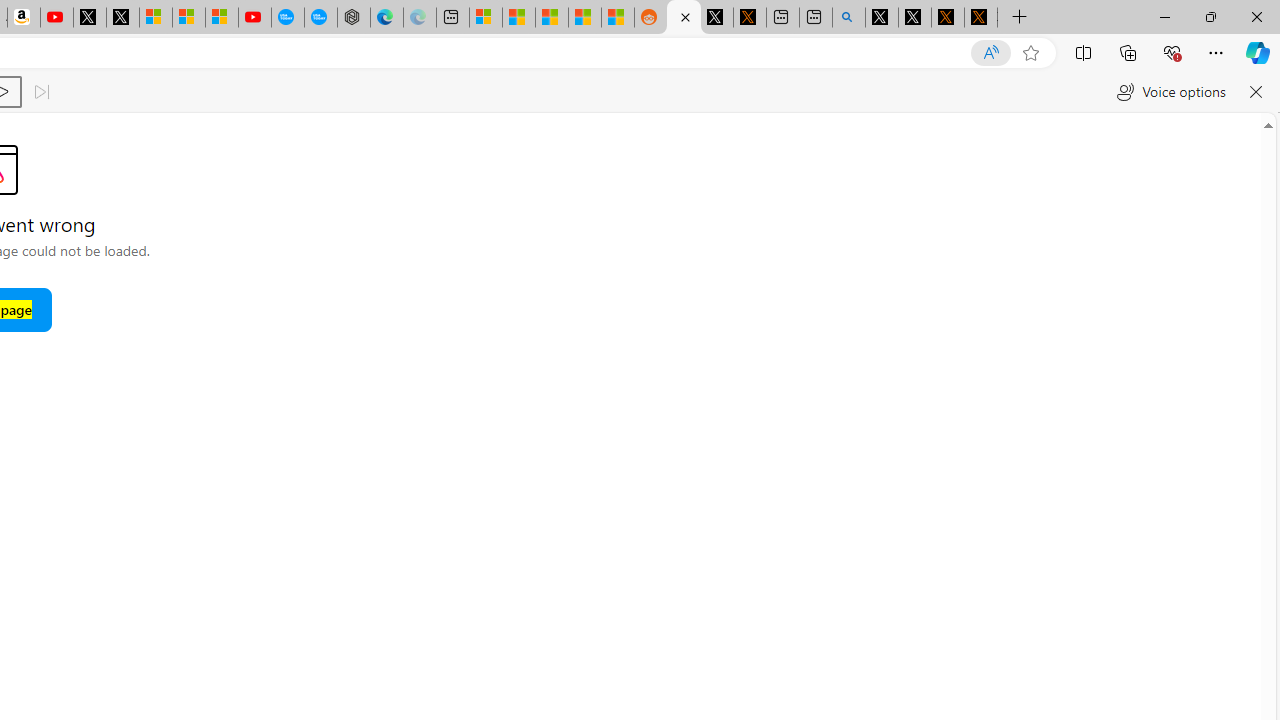 This screenshot has height=720, width=1280. What do you see at coordinates (849, 17) in the screenshot?
I see `'github - Search'` at bounding box center [849, 17].